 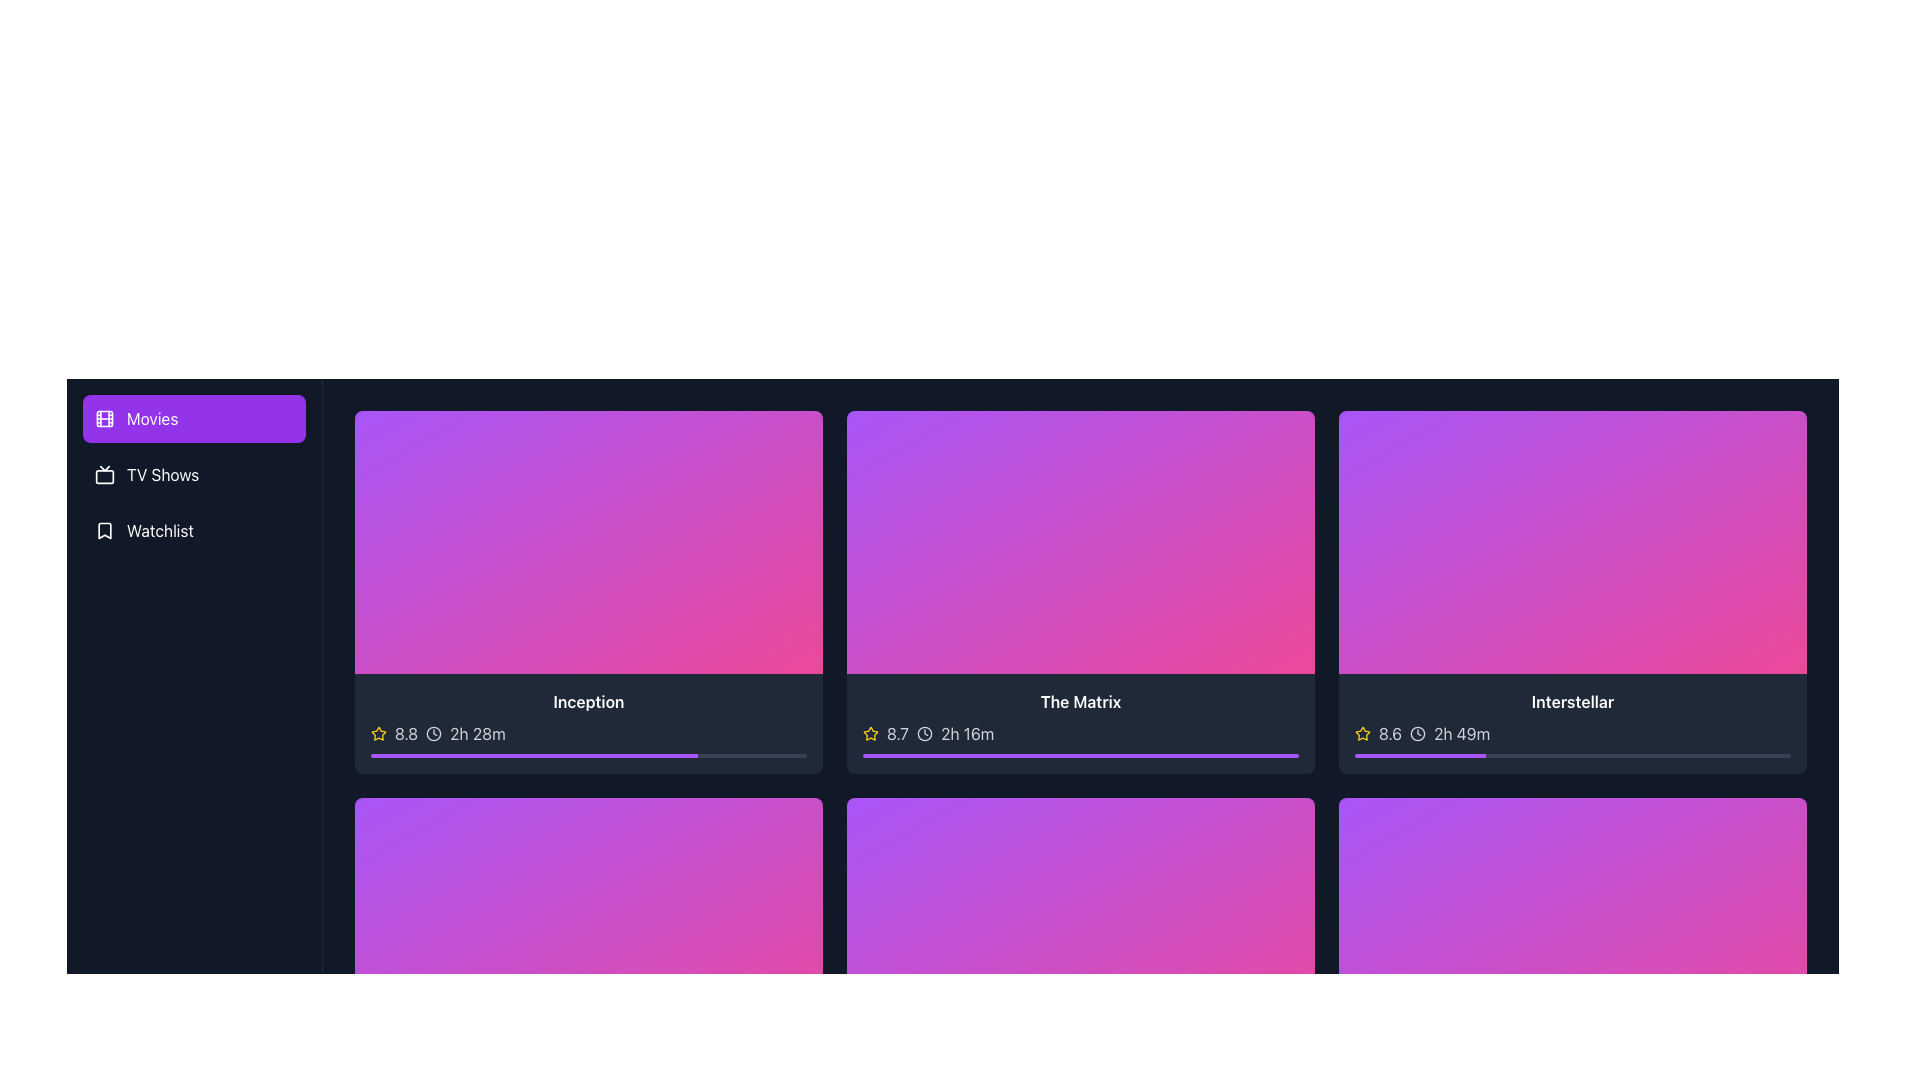 I want to click on the 'TV Shows' navigation button, which is the second item in the vertical list of navigation buttons, so click(x=194, y=474).